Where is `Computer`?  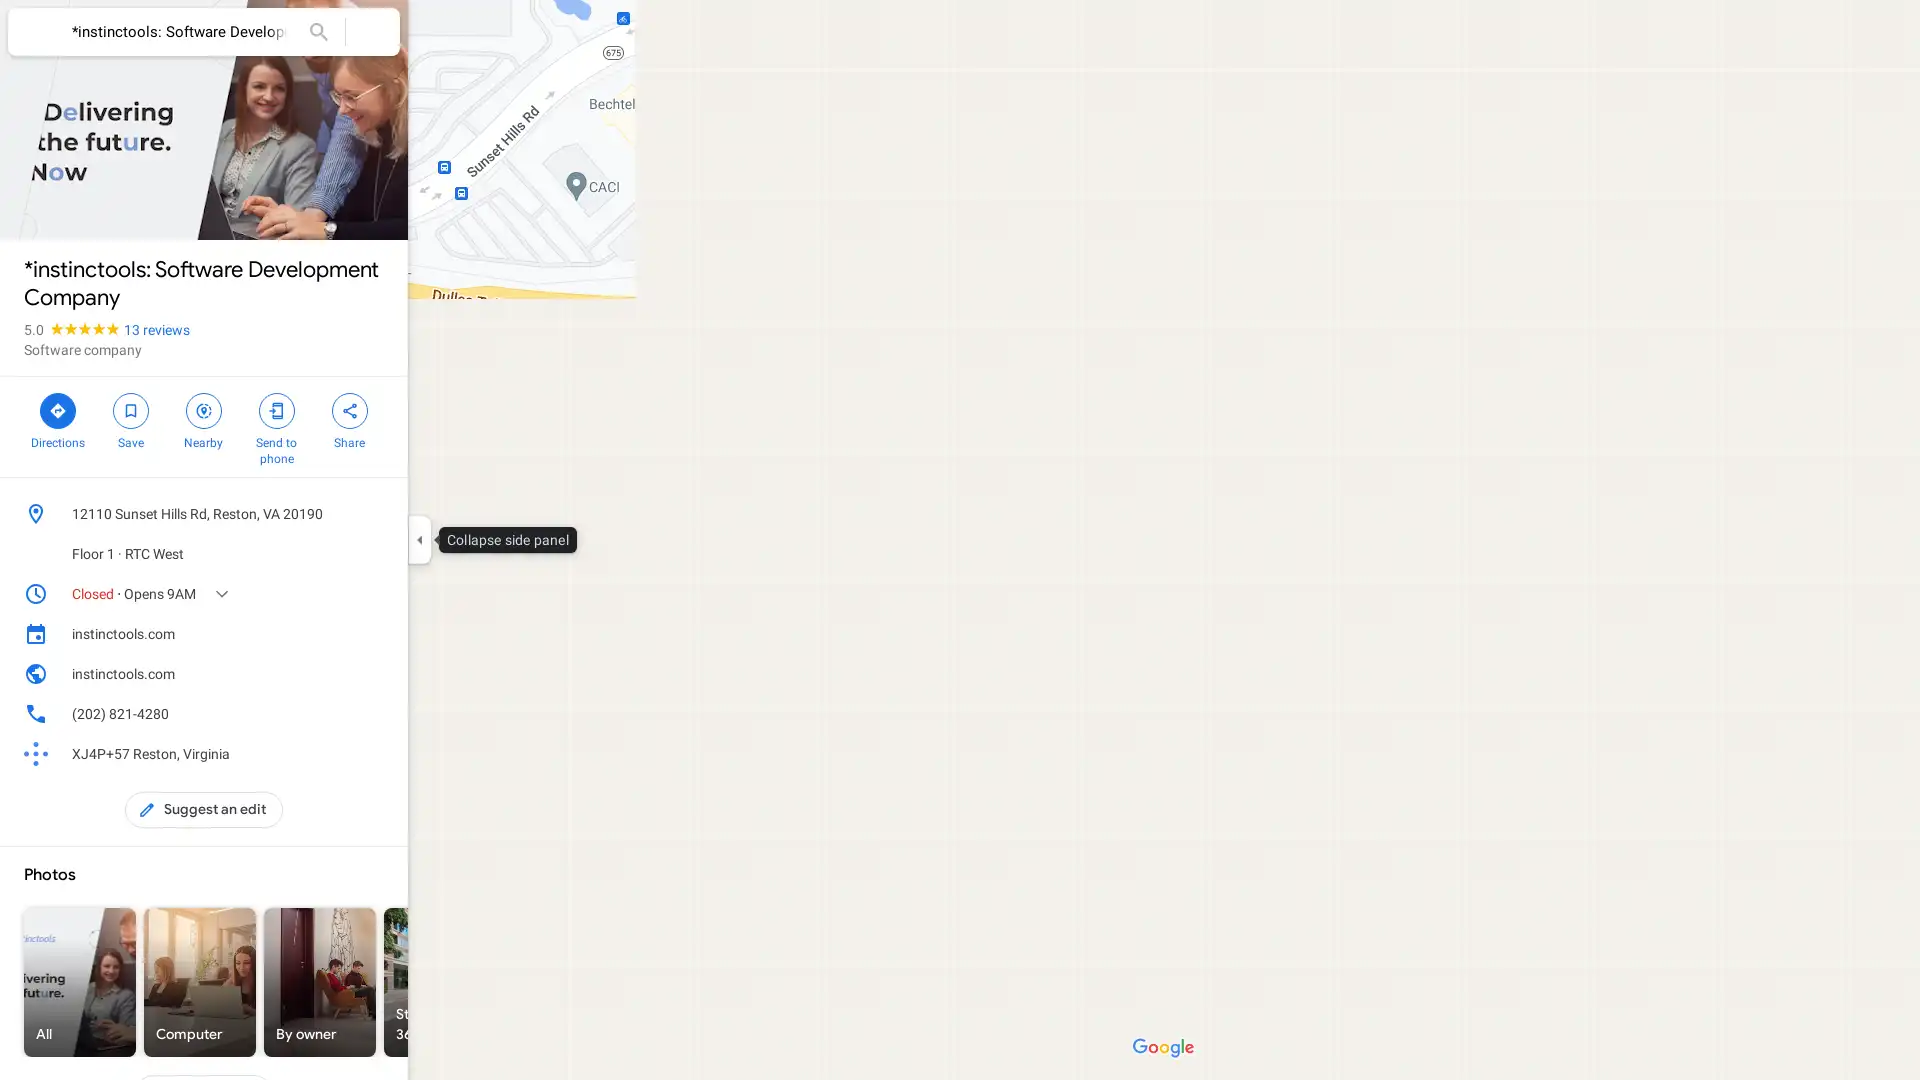
Computer is located at coordinates (200, 981).